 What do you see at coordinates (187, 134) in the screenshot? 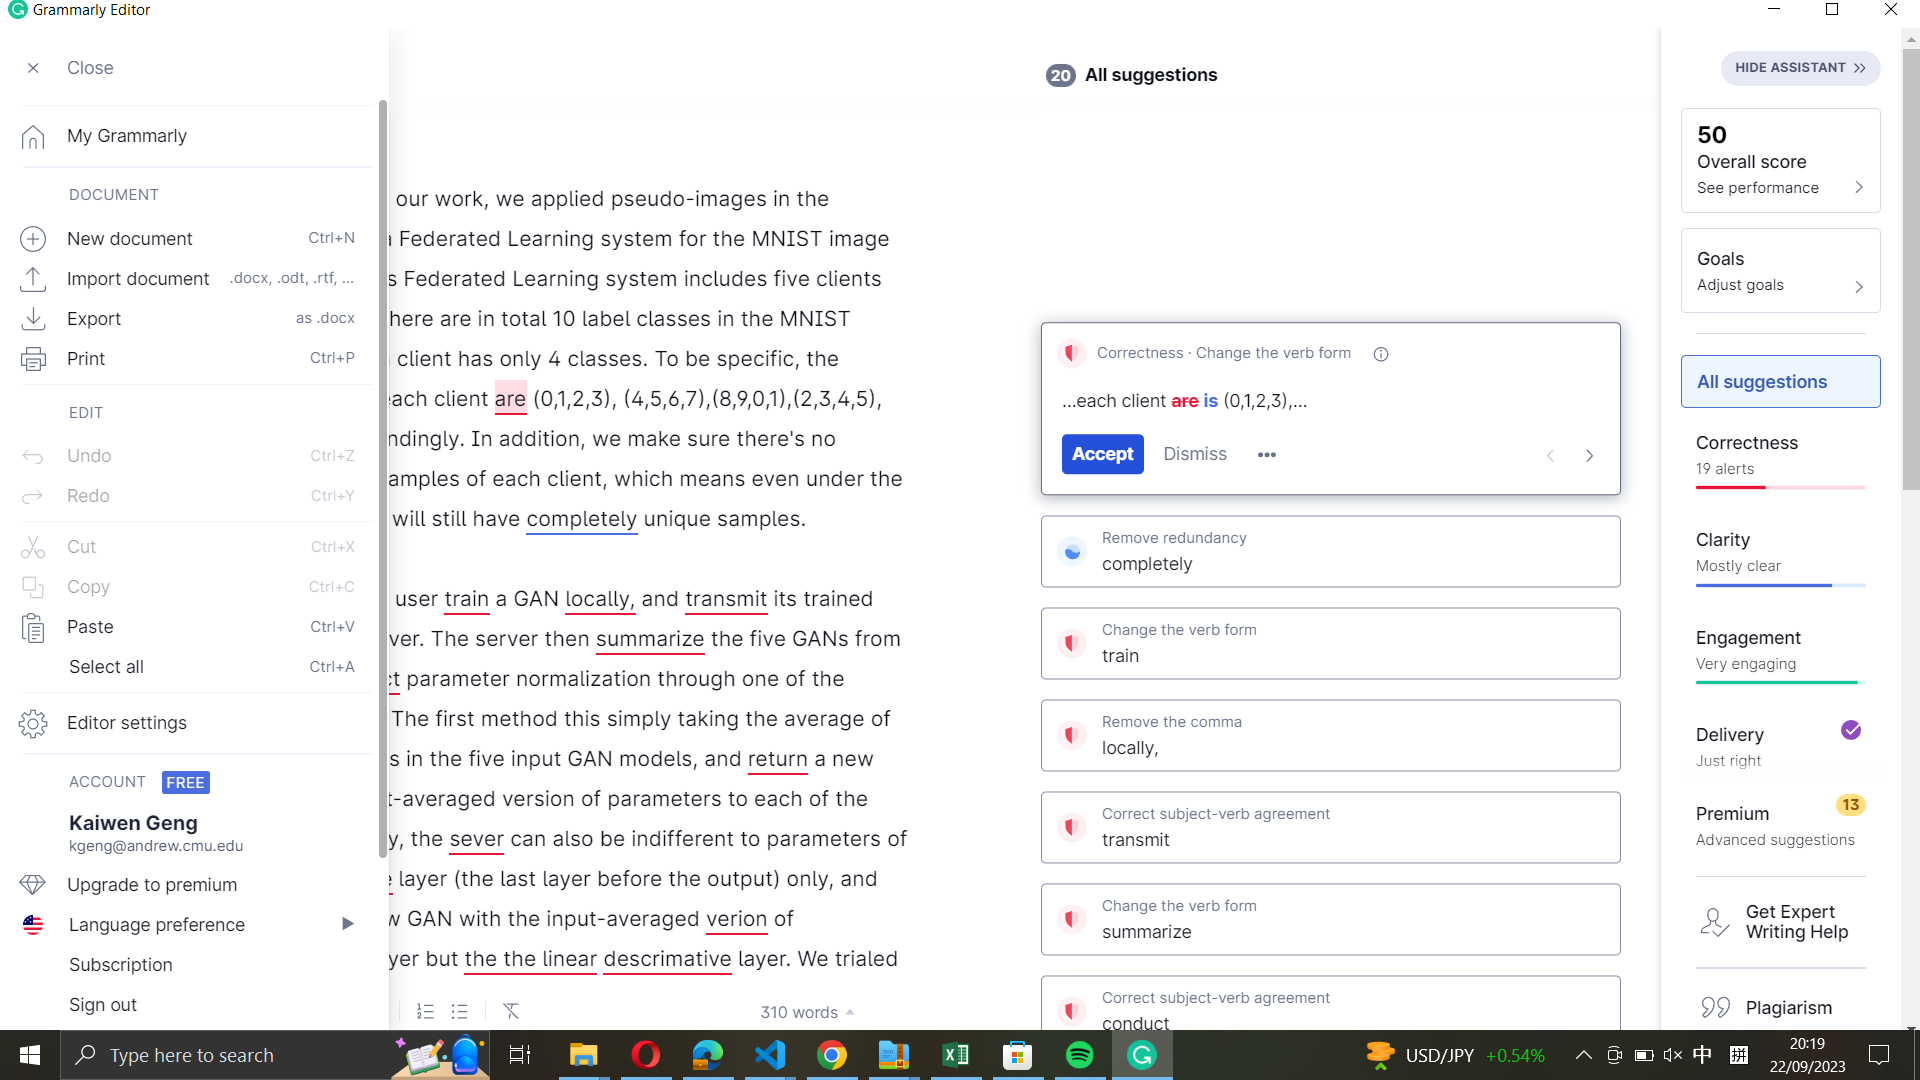
I see `Go to the home screen` at bounding box center [187, 134].